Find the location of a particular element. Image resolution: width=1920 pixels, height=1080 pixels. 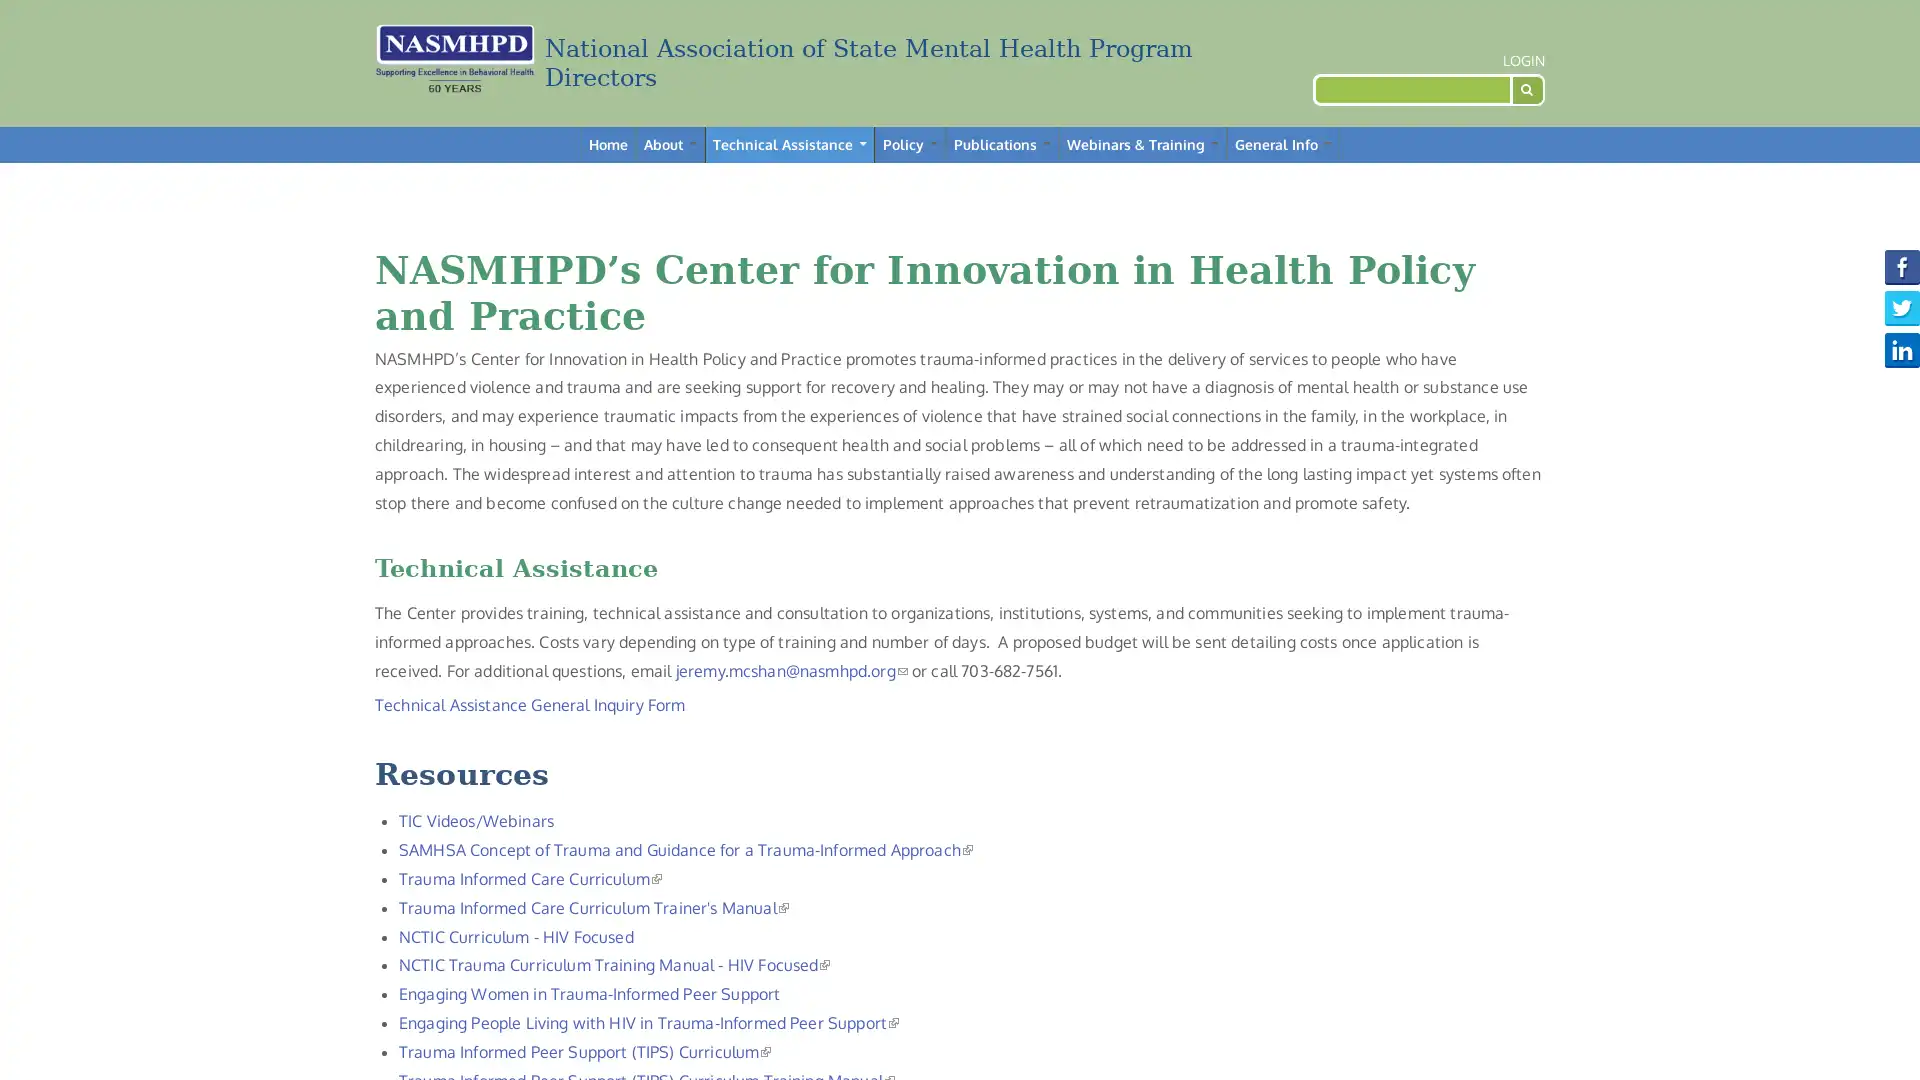

Search is located at coordinates (1528, 88).